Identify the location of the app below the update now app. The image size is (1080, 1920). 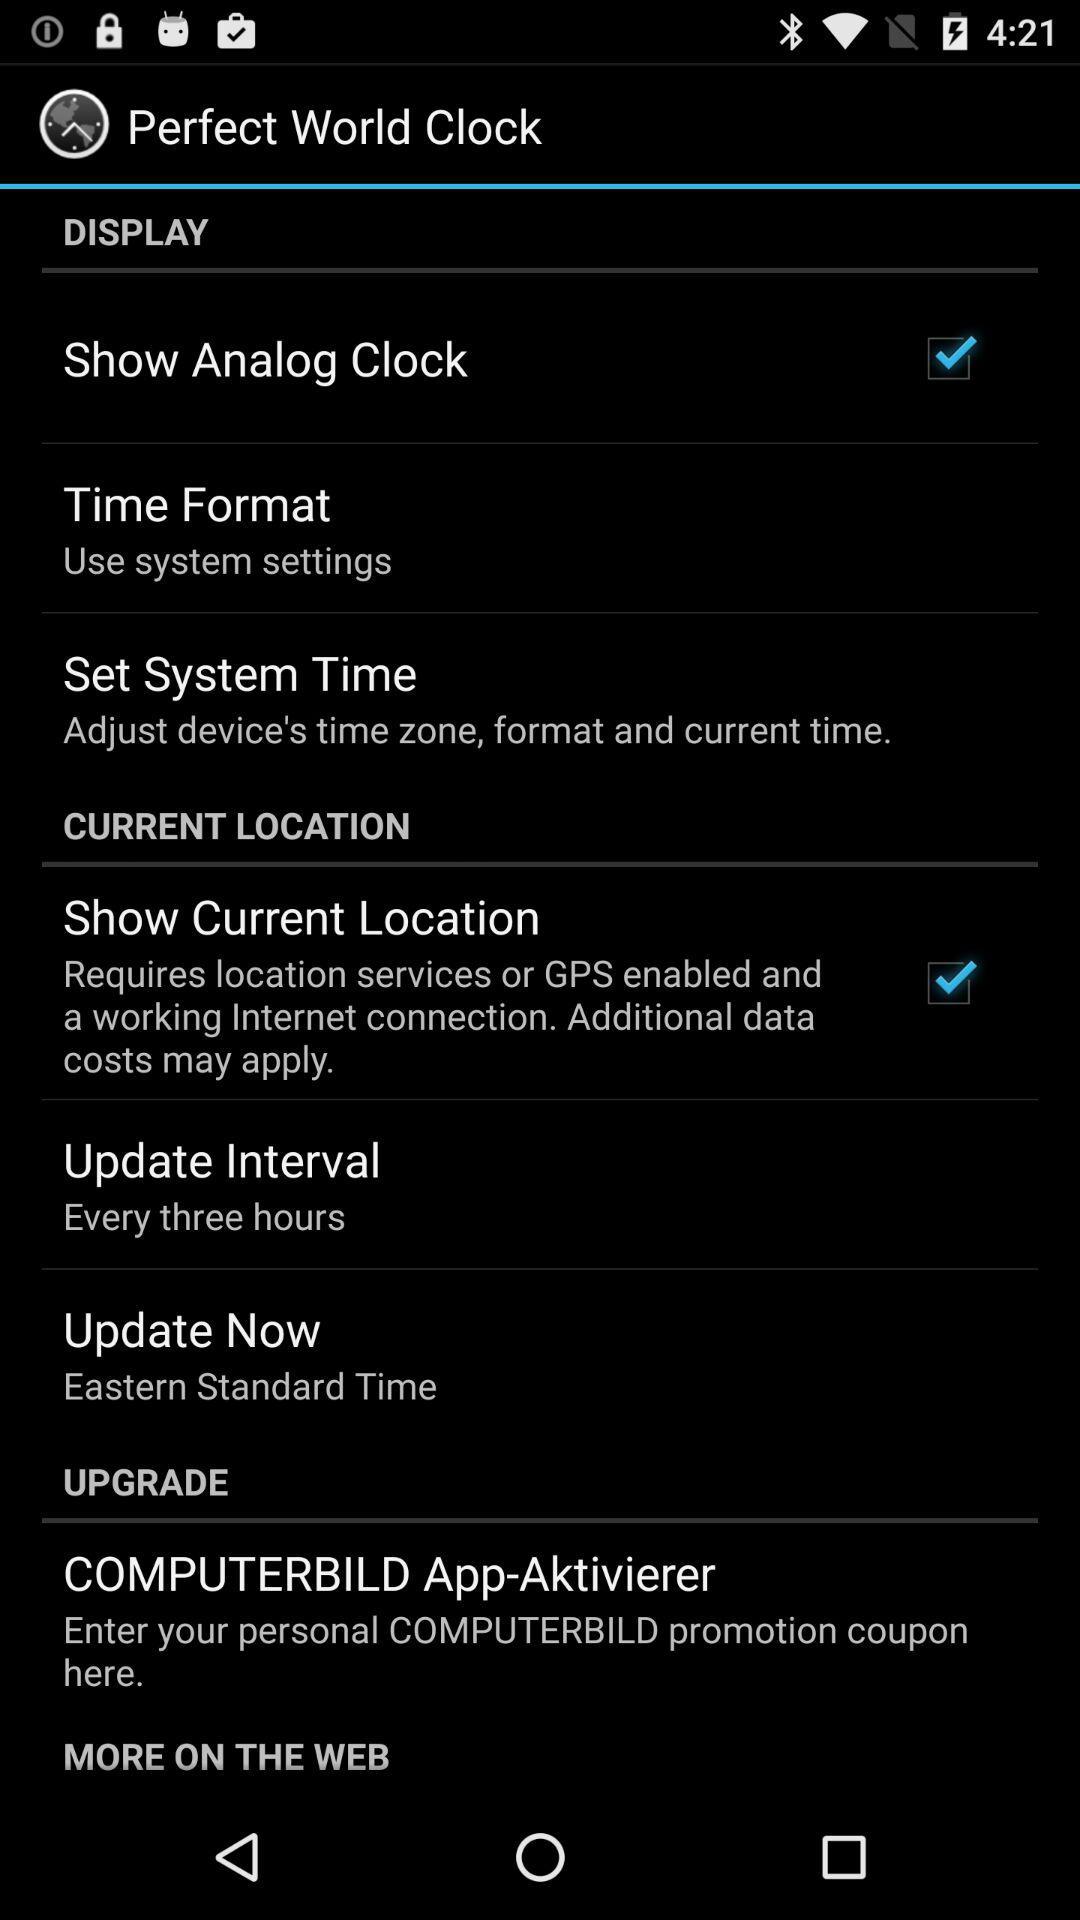
(249, 1384).